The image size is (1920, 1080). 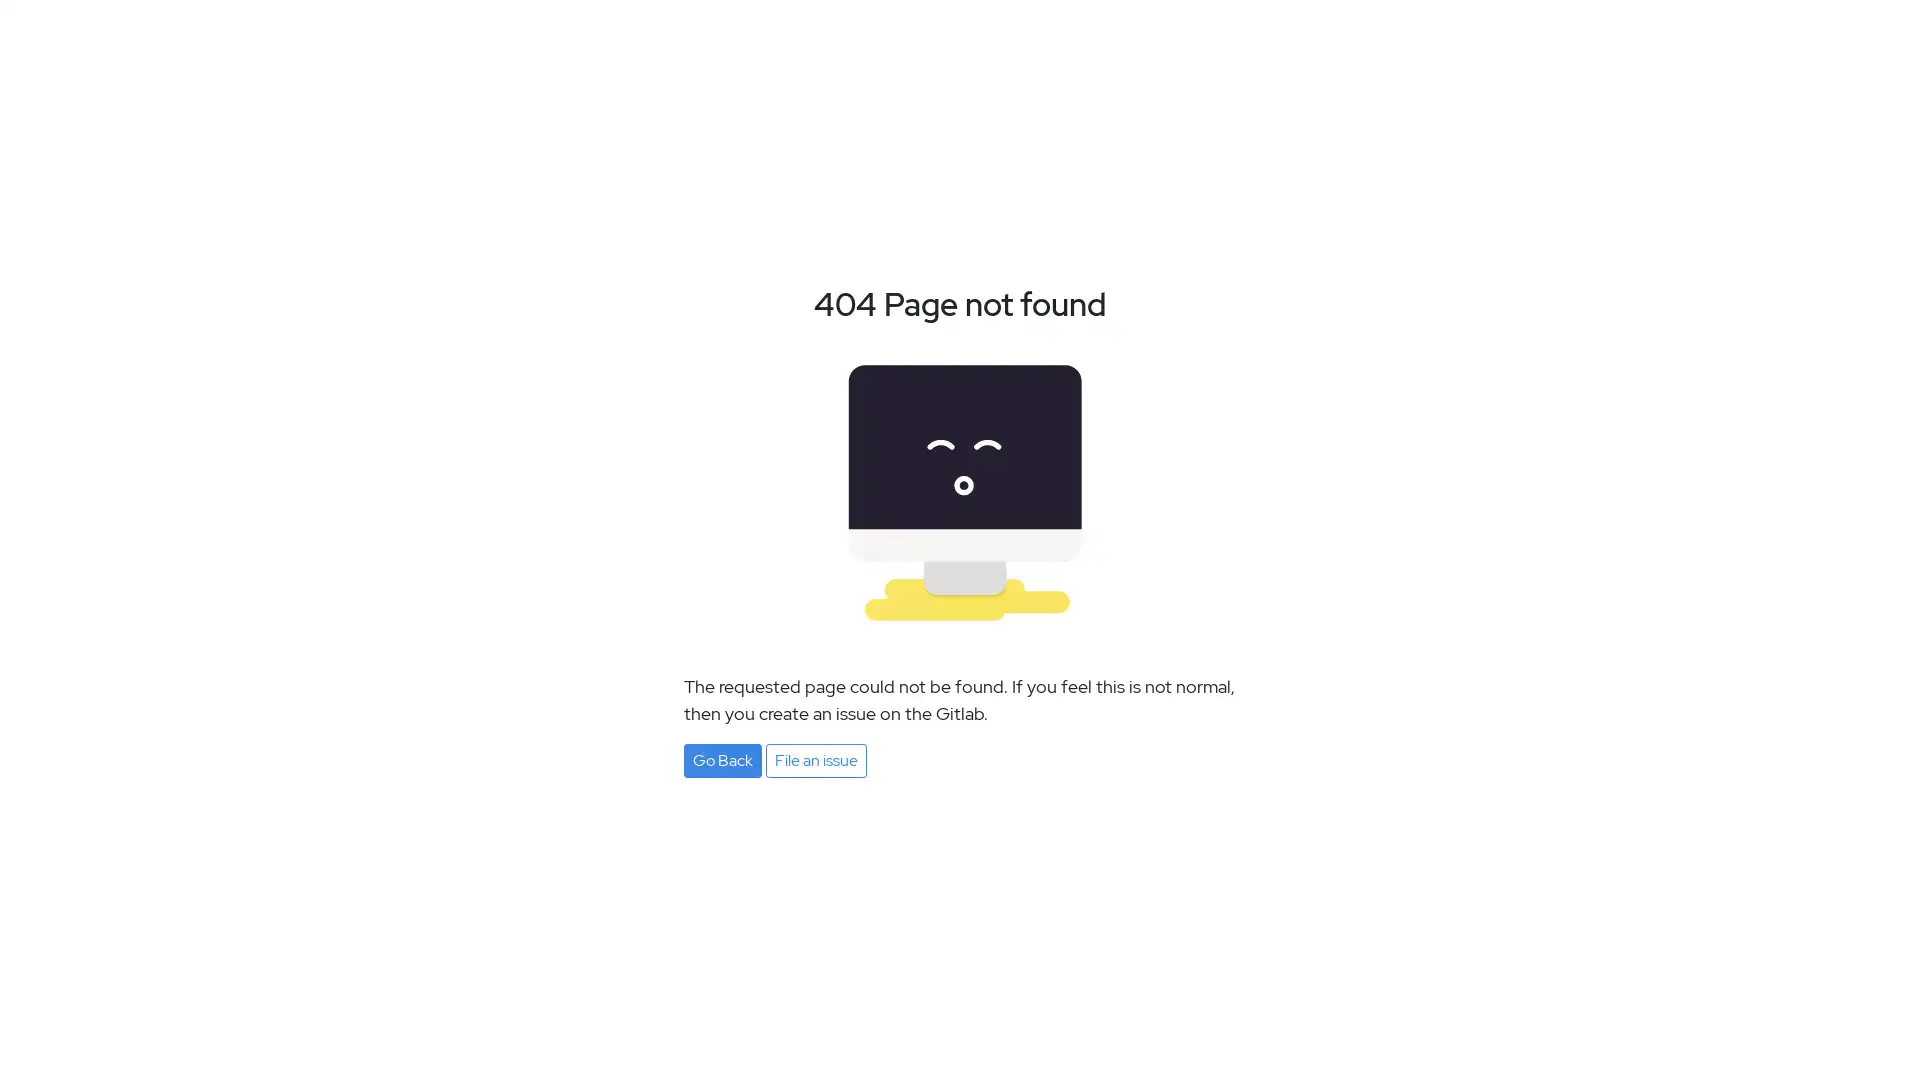 I want to click on Go Back, so click(x=722, y=760).